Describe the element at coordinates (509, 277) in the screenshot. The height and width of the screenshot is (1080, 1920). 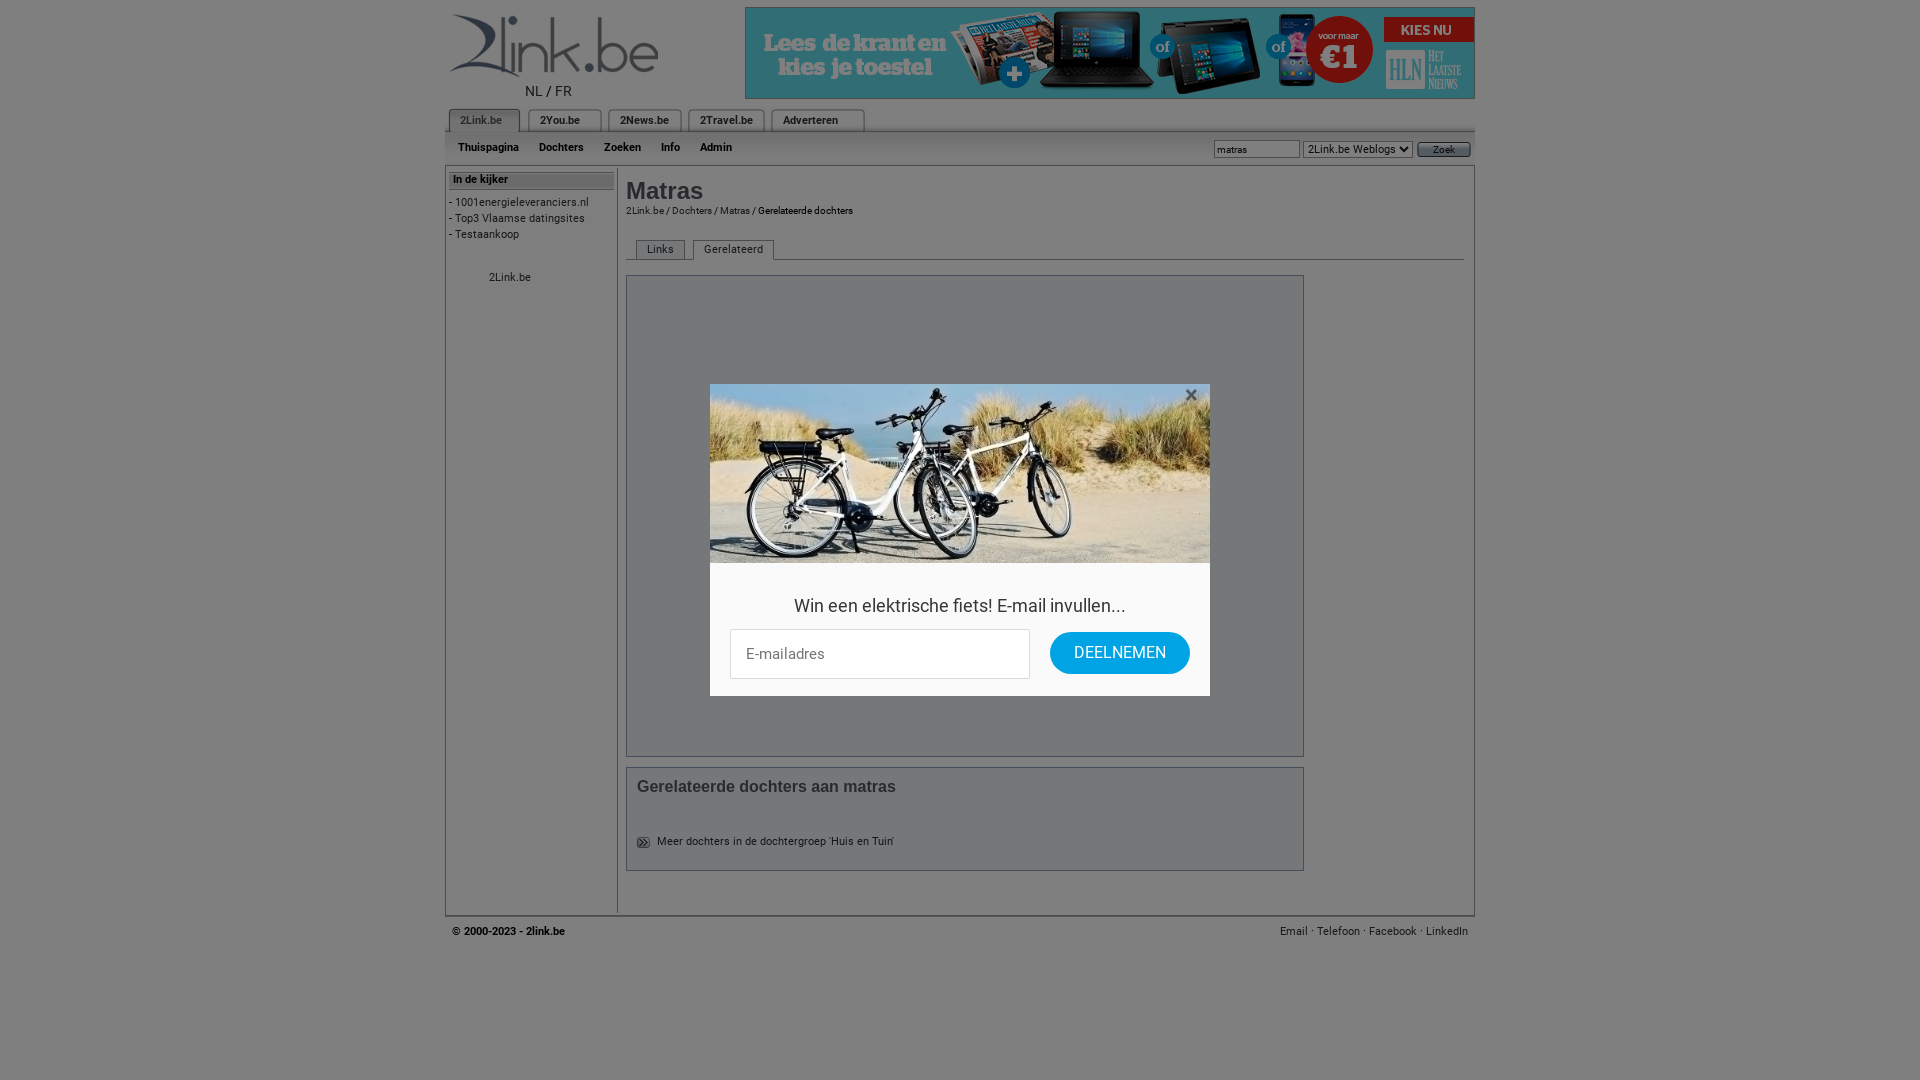
I see `'2Link.be'` at that location.